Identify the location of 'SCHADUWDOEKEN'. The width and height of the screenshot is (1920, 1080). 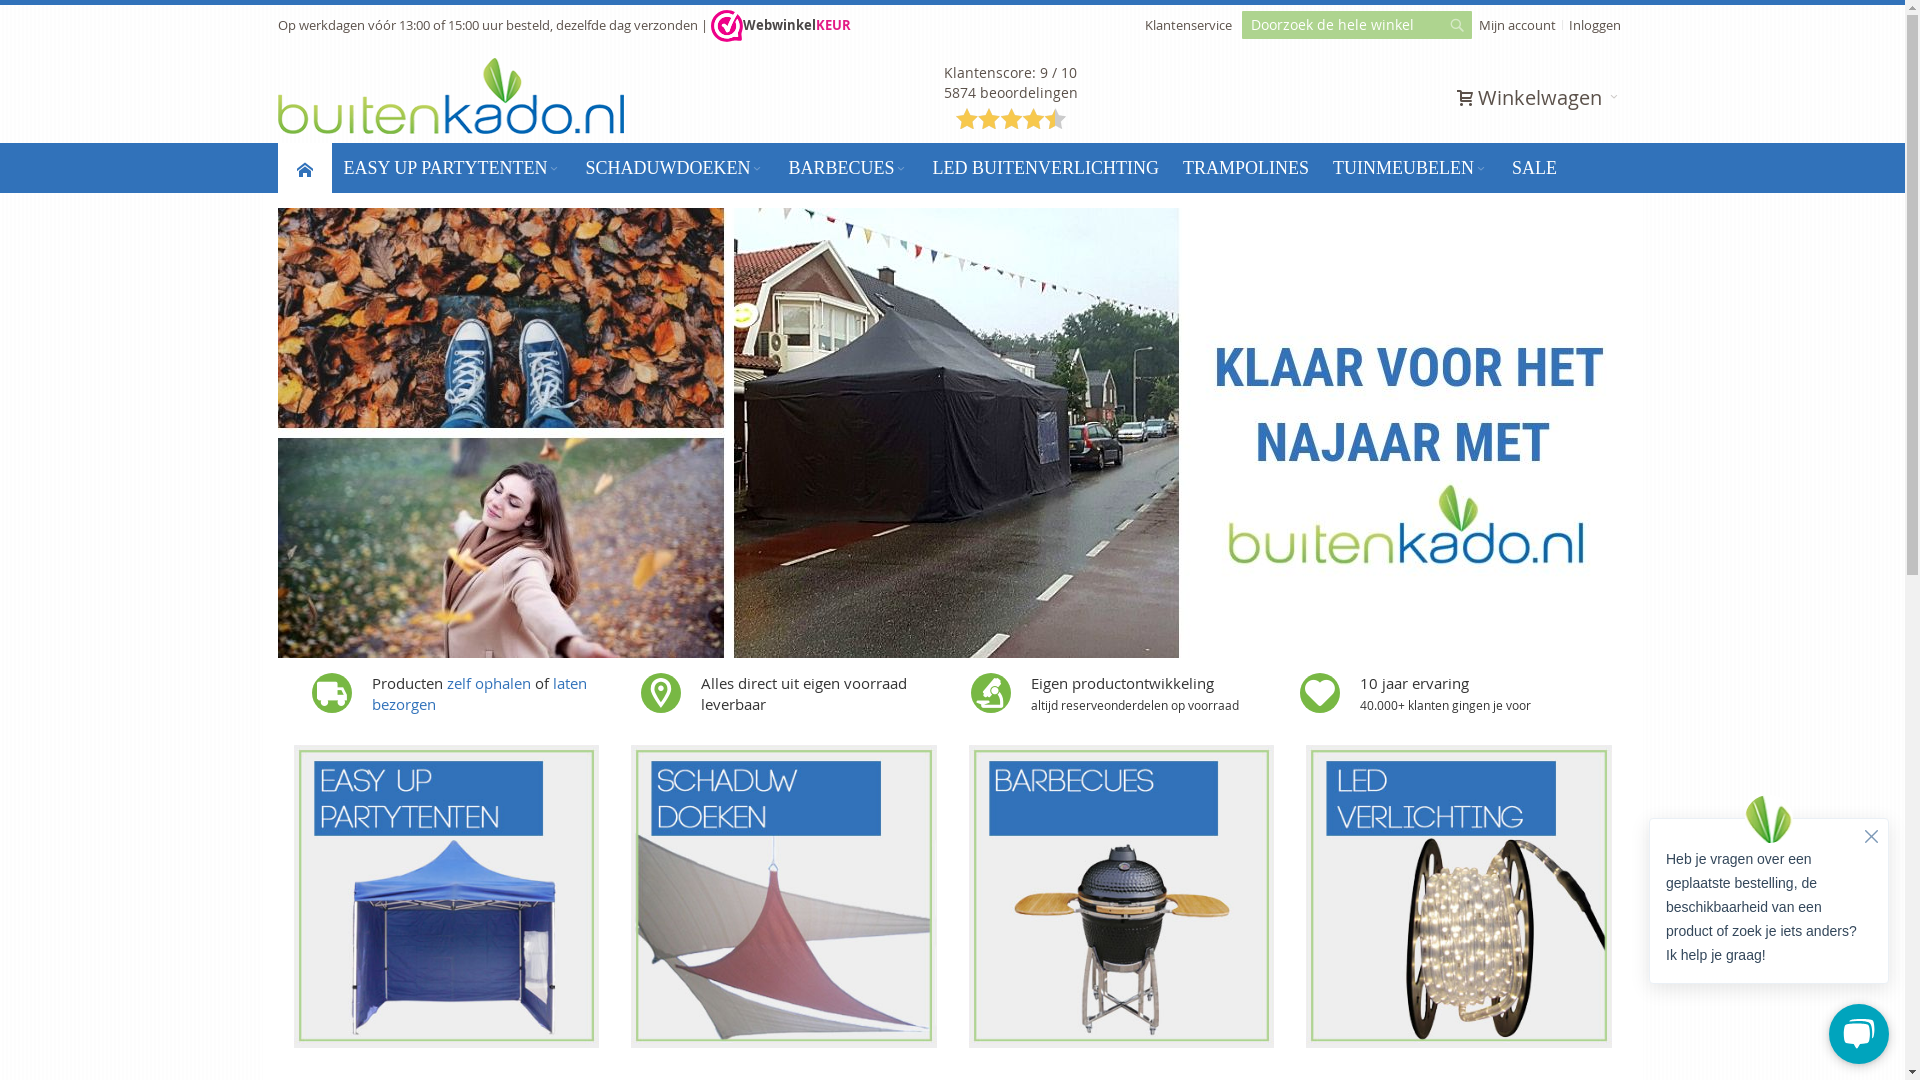
(674, 167).